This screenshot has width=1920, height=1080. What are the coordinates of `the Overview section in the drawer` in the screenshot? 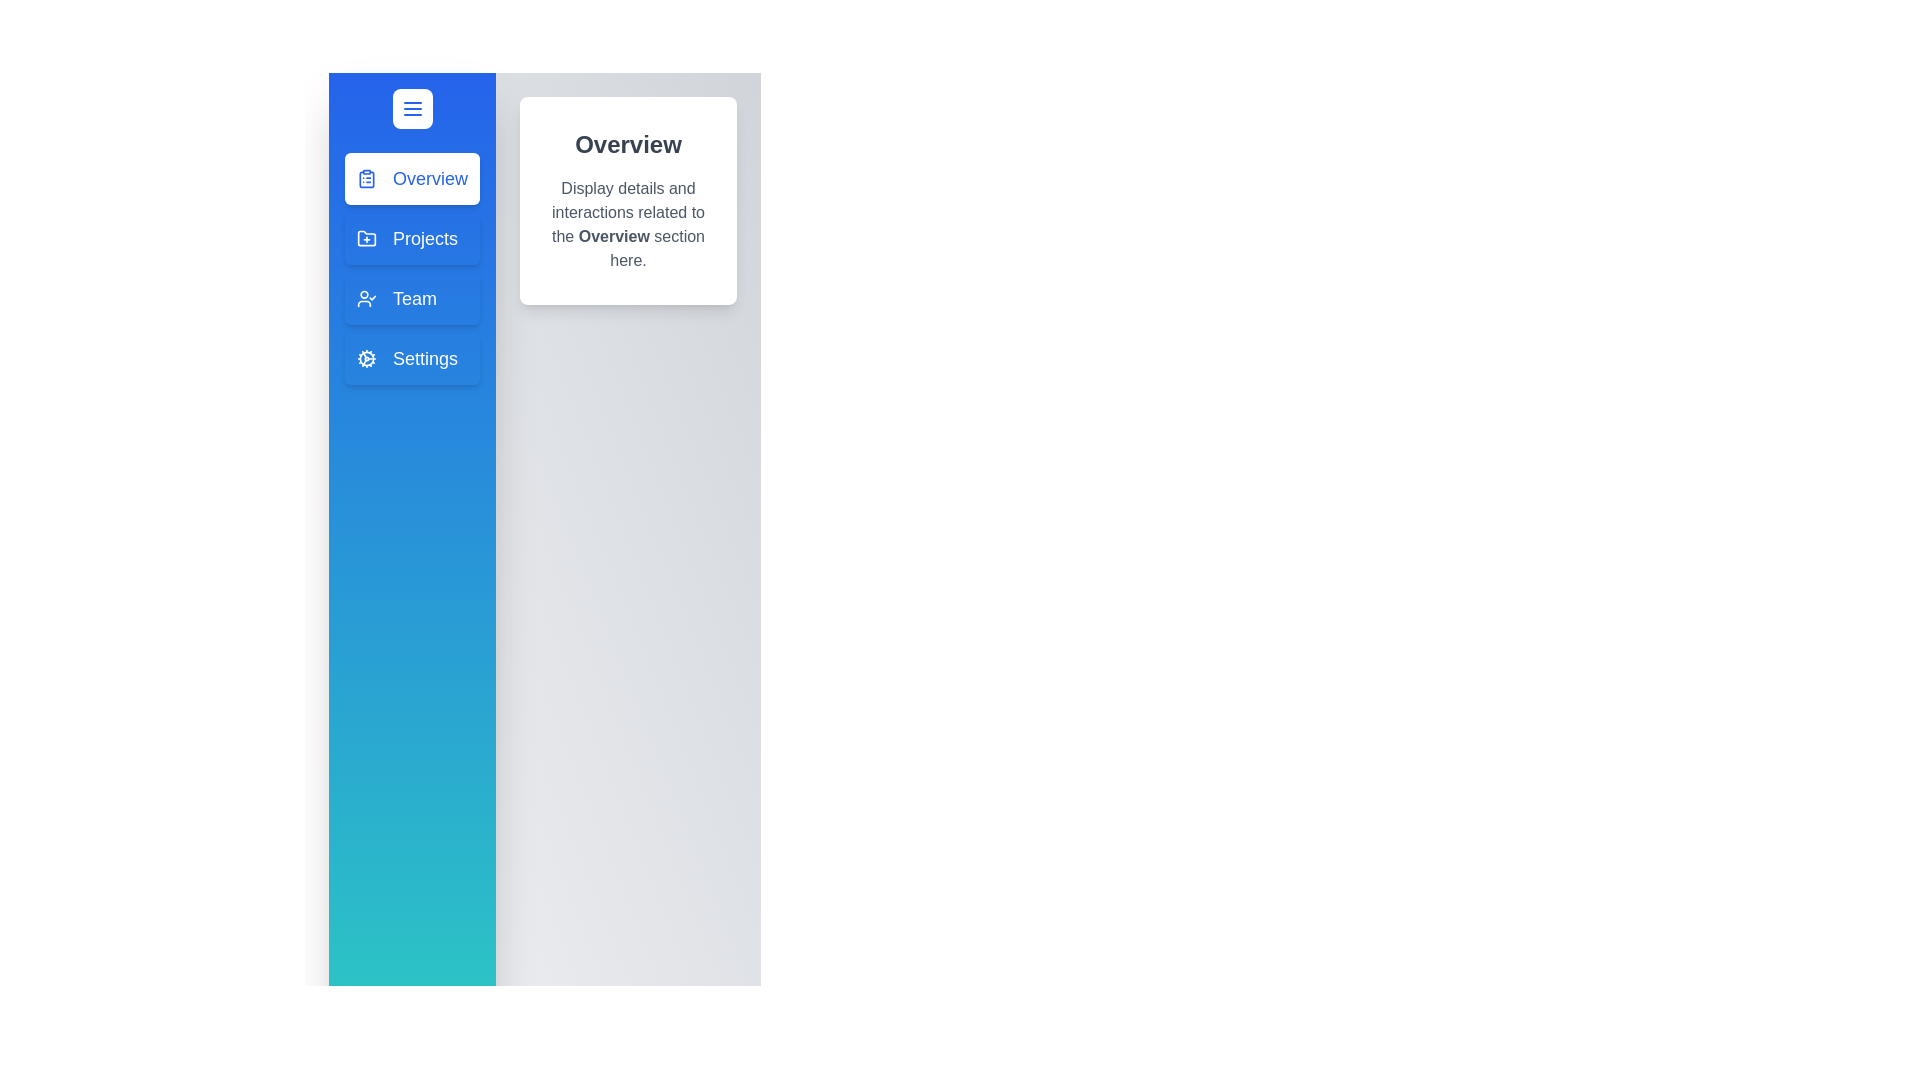 It's located at (411, 177).